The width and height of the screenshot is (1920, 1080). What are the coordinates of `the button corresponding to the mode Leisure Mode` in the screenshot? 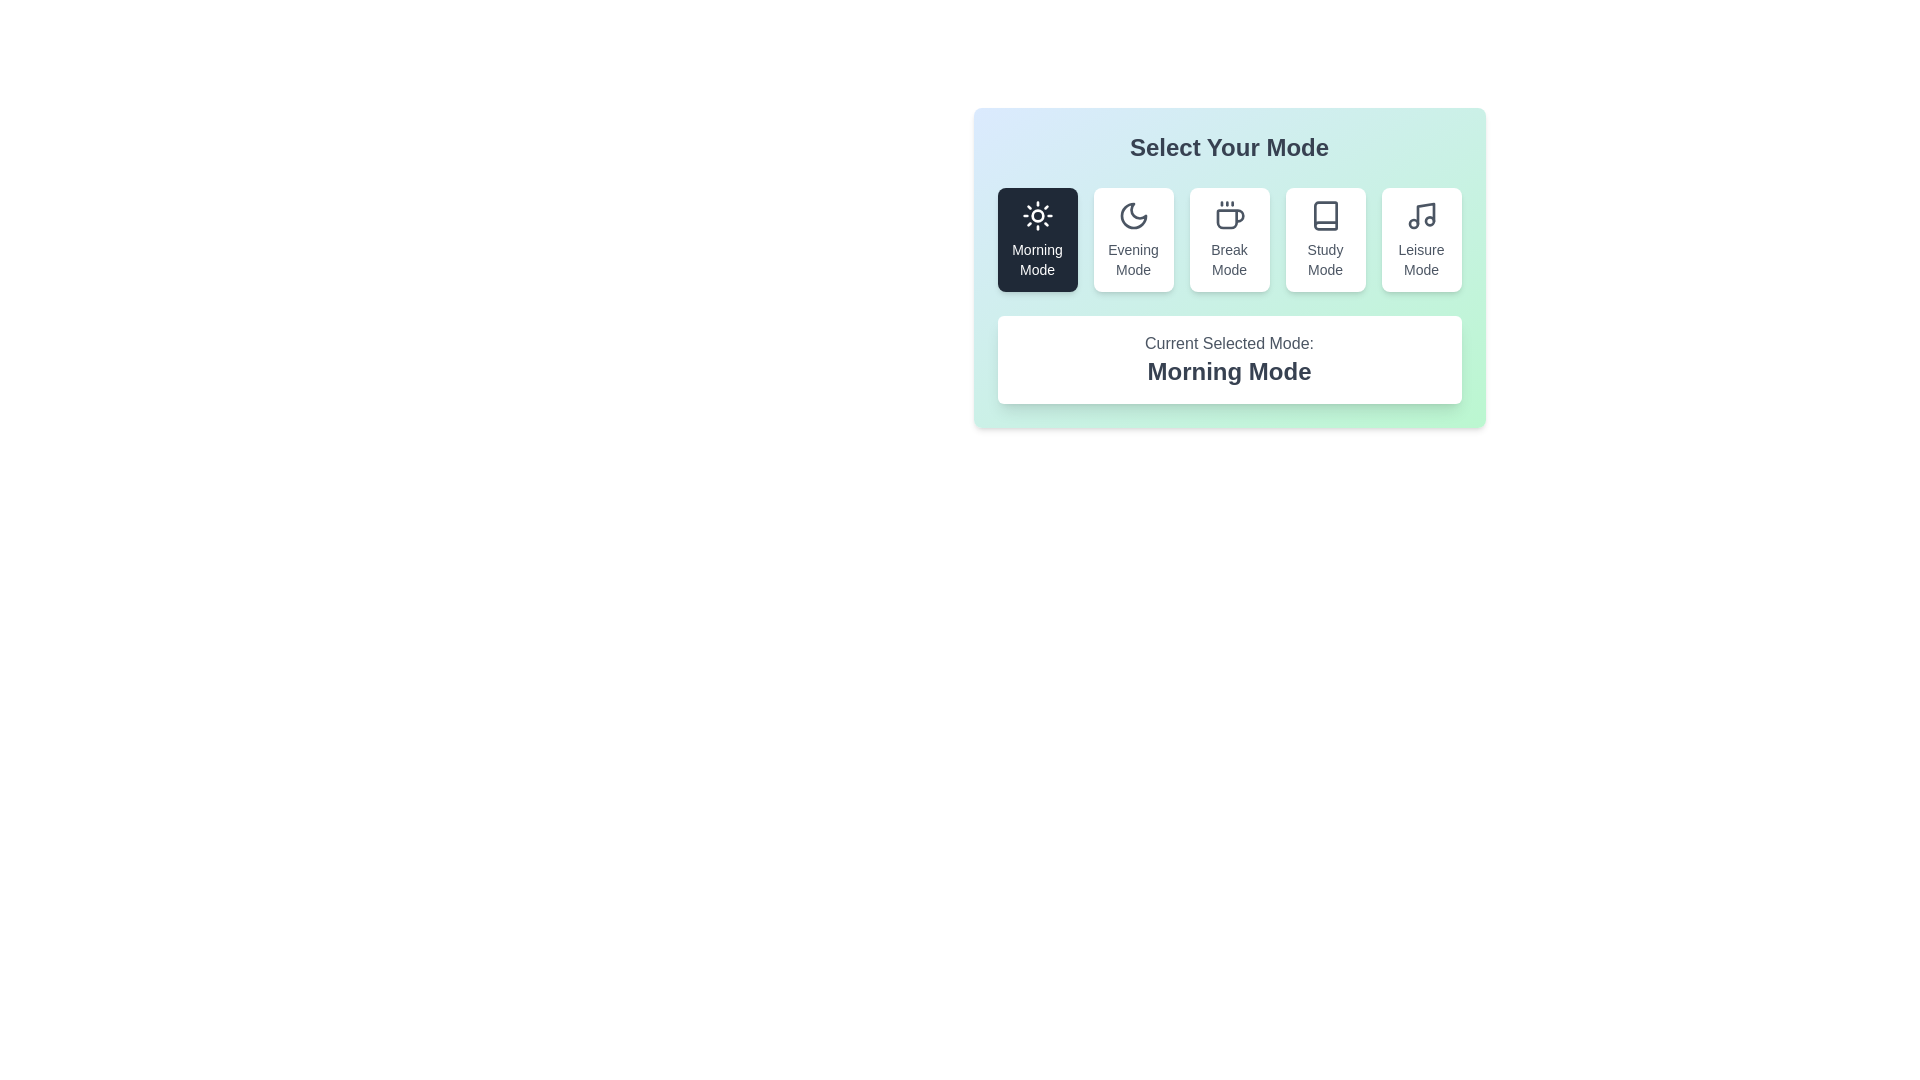 It's located at (1420, 238).